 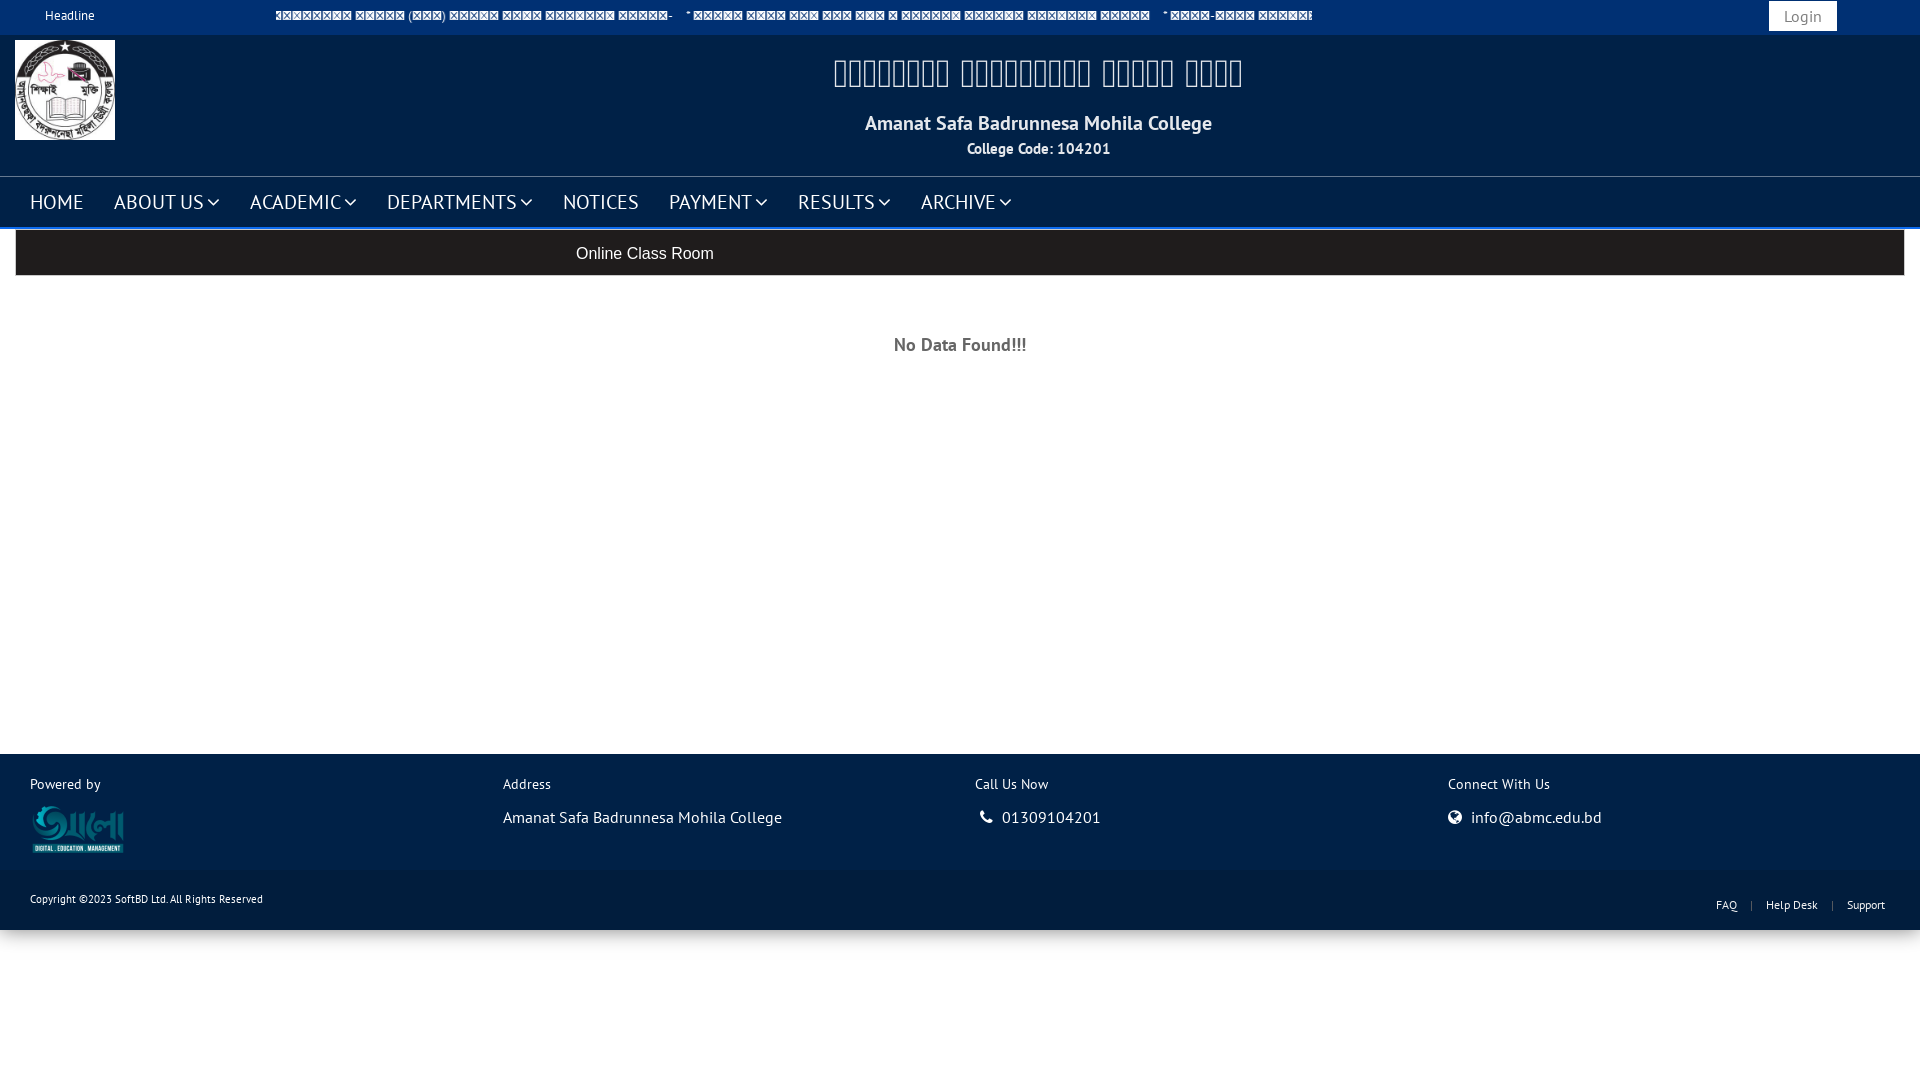 I want to click on 'SoftBD Ltd.', so click(x=114, y=897).